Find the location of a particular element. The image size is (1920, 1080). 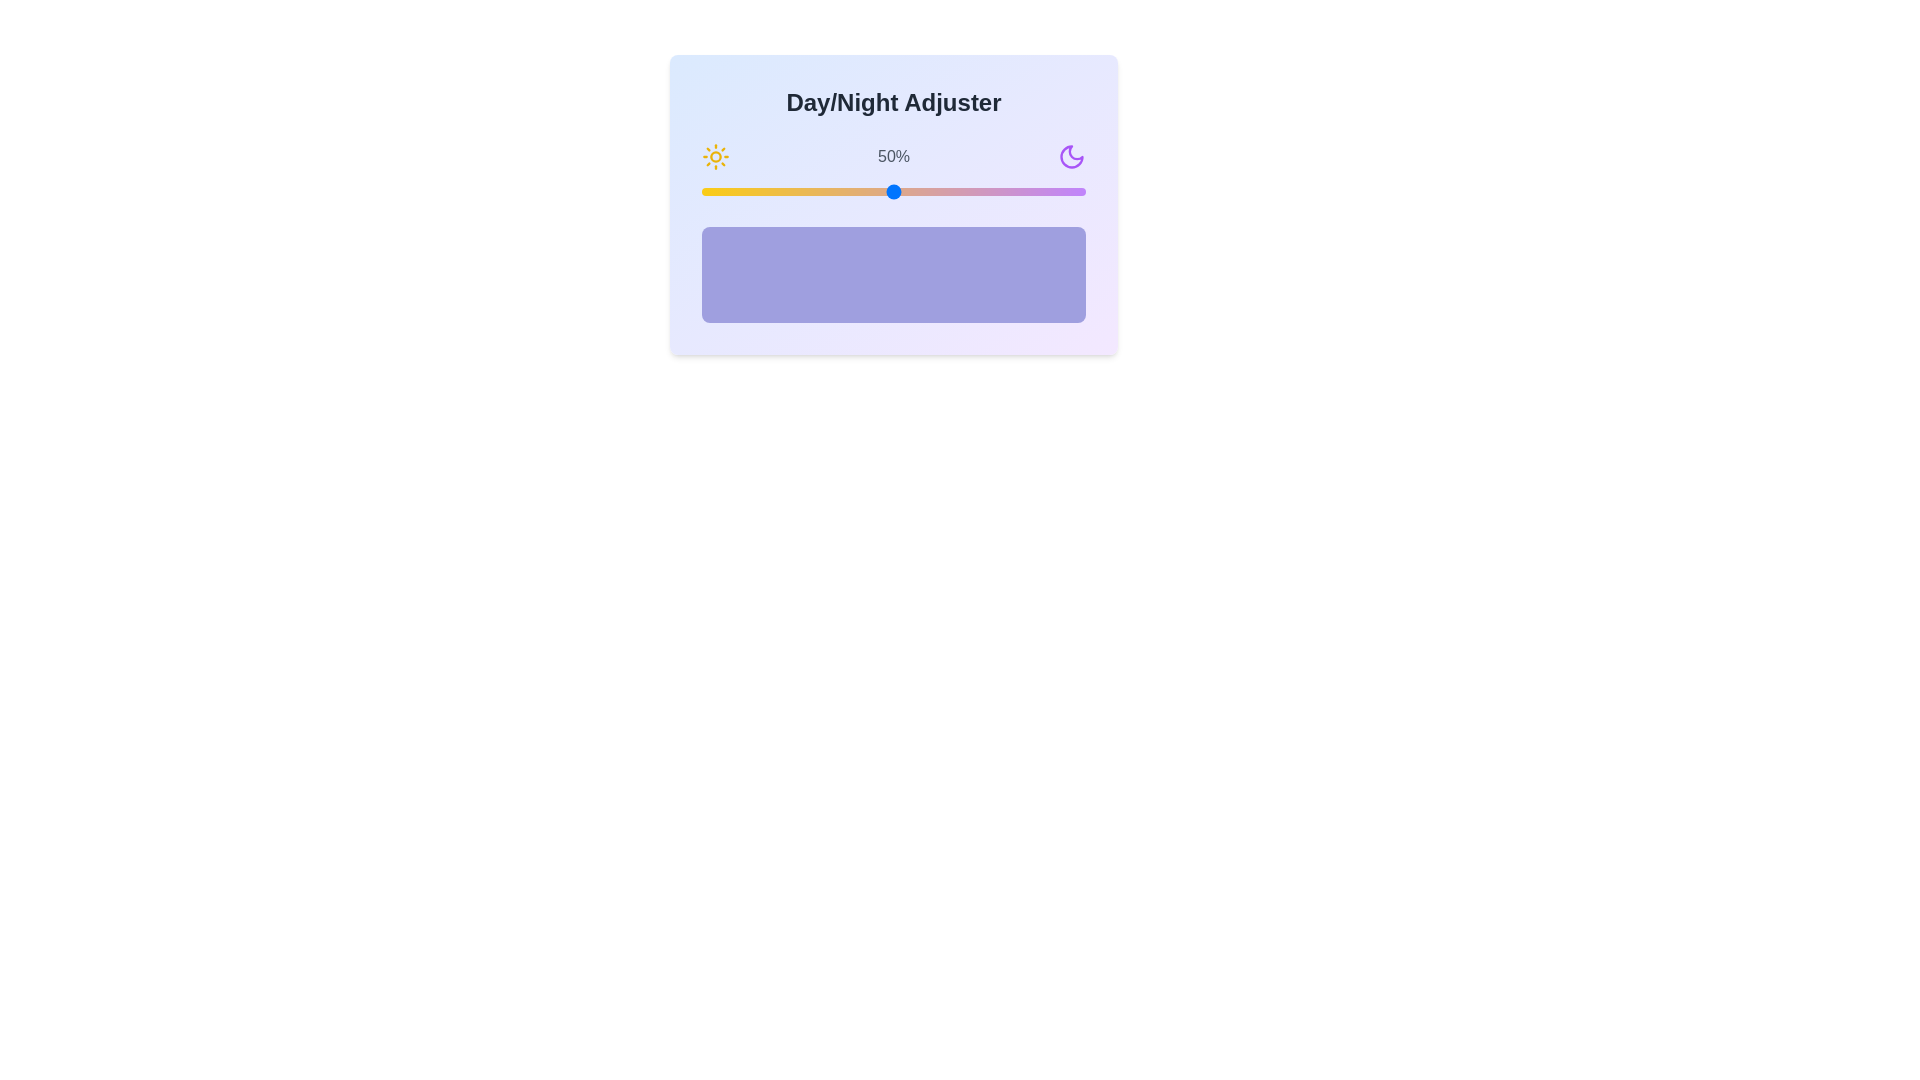

the day/night slider to 96% is located at coordinates (1069, 192).